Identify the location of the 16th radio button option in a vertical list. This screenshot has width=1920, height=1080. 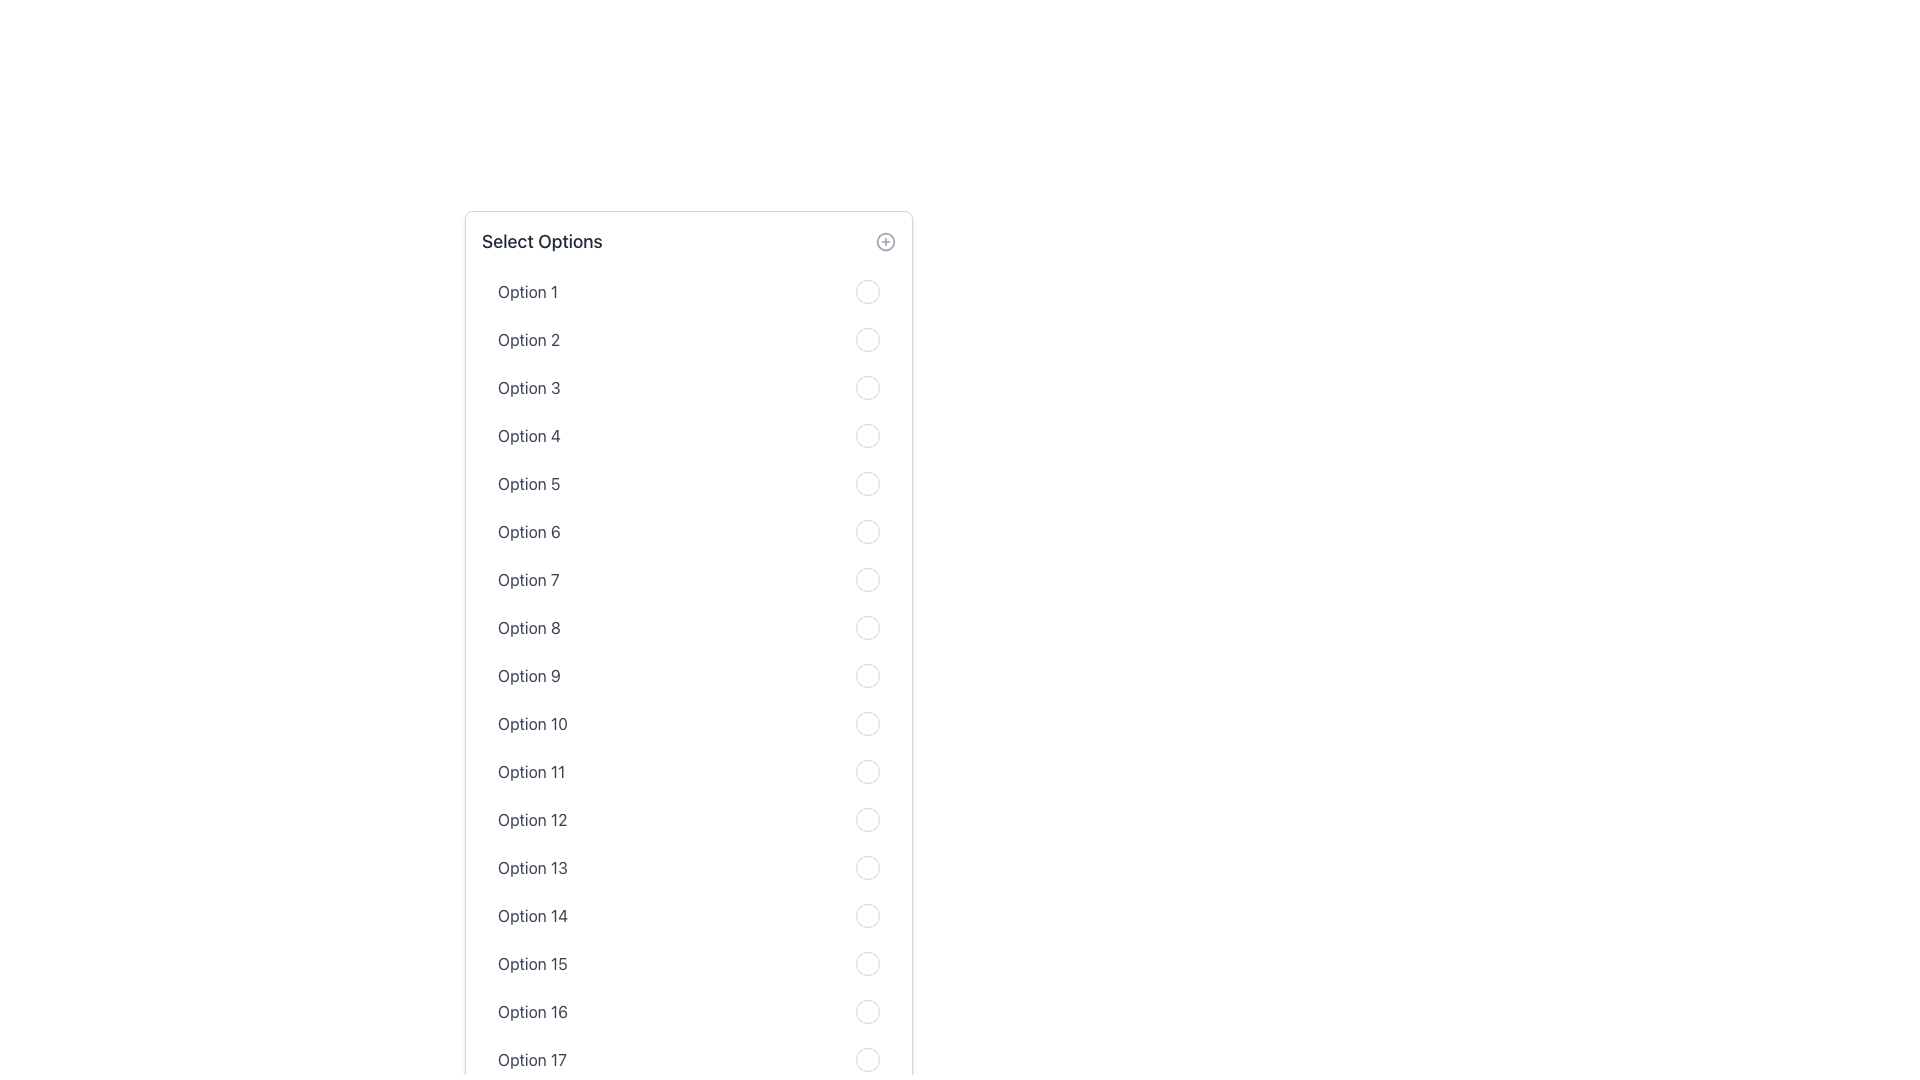
(689, 1011).